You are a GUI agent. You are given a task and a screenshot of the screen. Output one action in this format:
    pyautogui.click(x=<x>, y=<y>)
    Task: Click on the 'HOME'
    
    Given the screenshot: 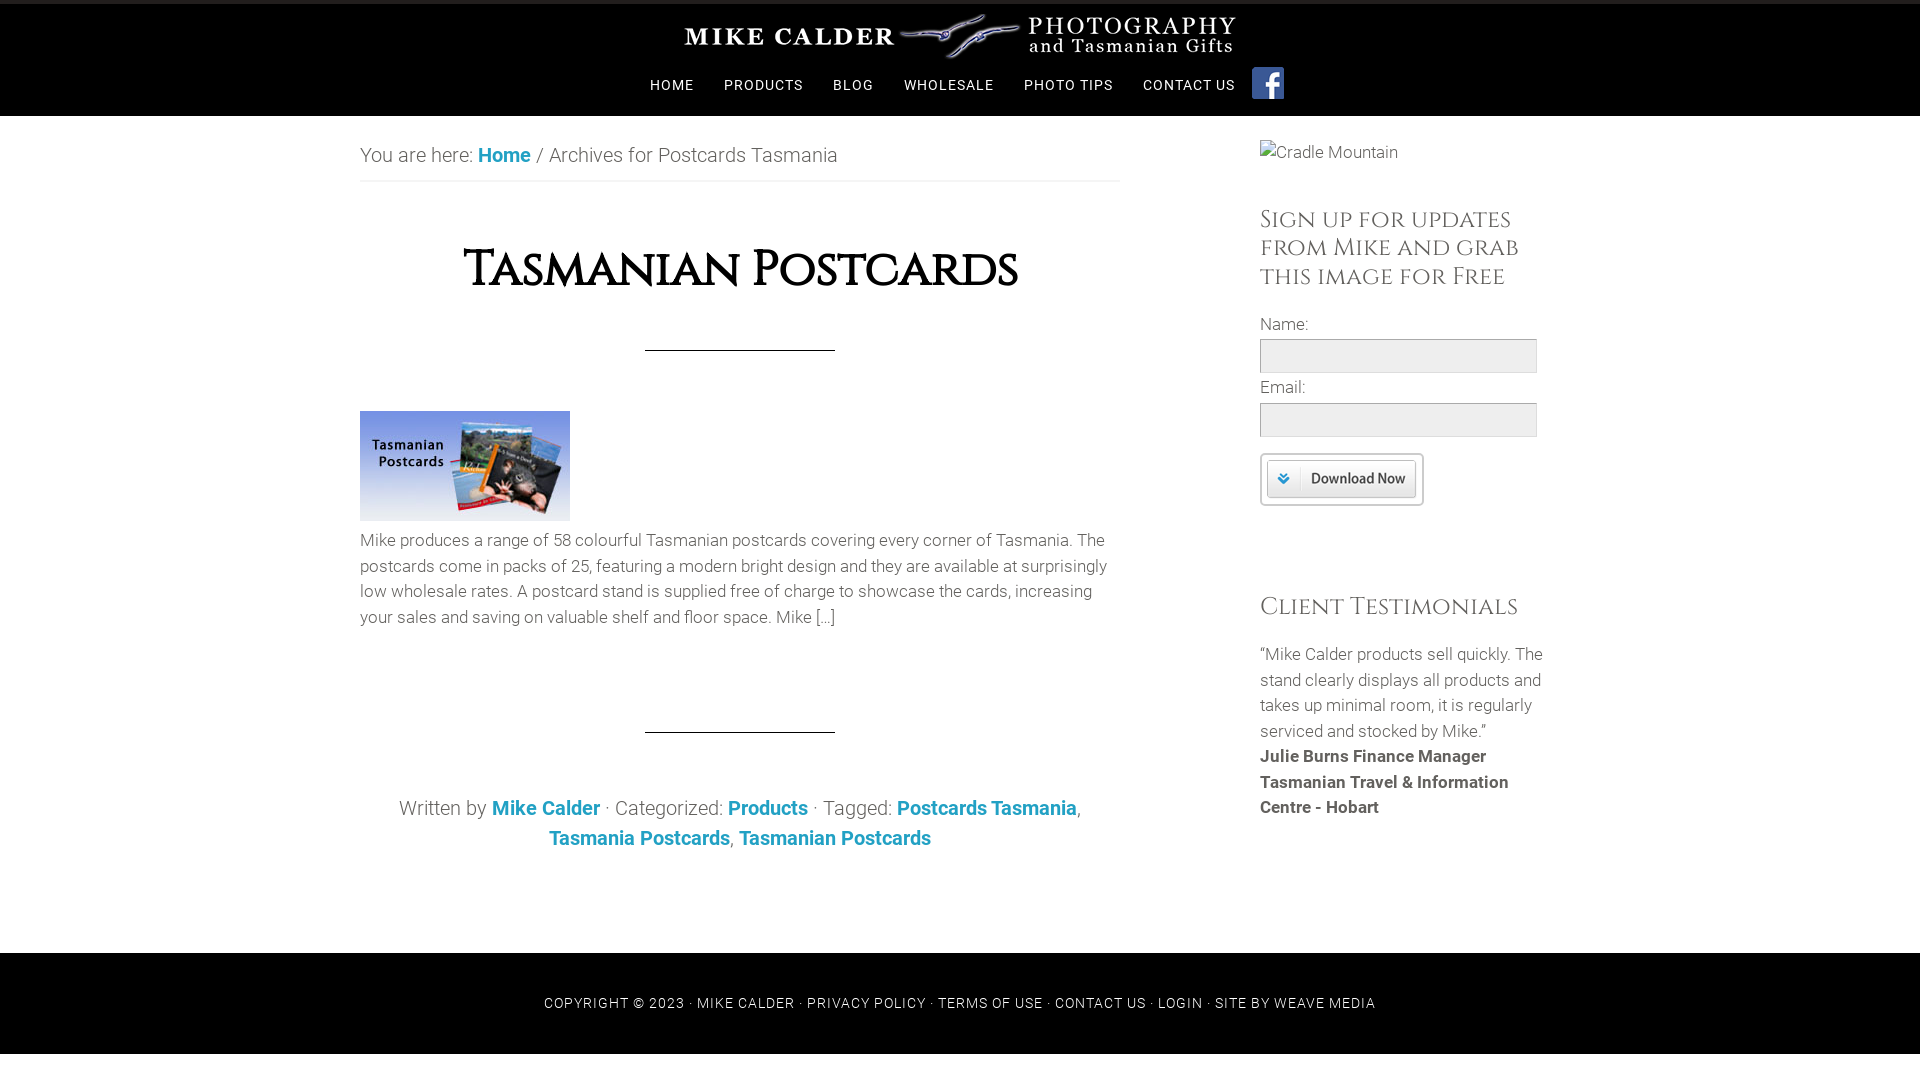 What is the action you would take?
    pyautogui.click(x=671, y=84)
    